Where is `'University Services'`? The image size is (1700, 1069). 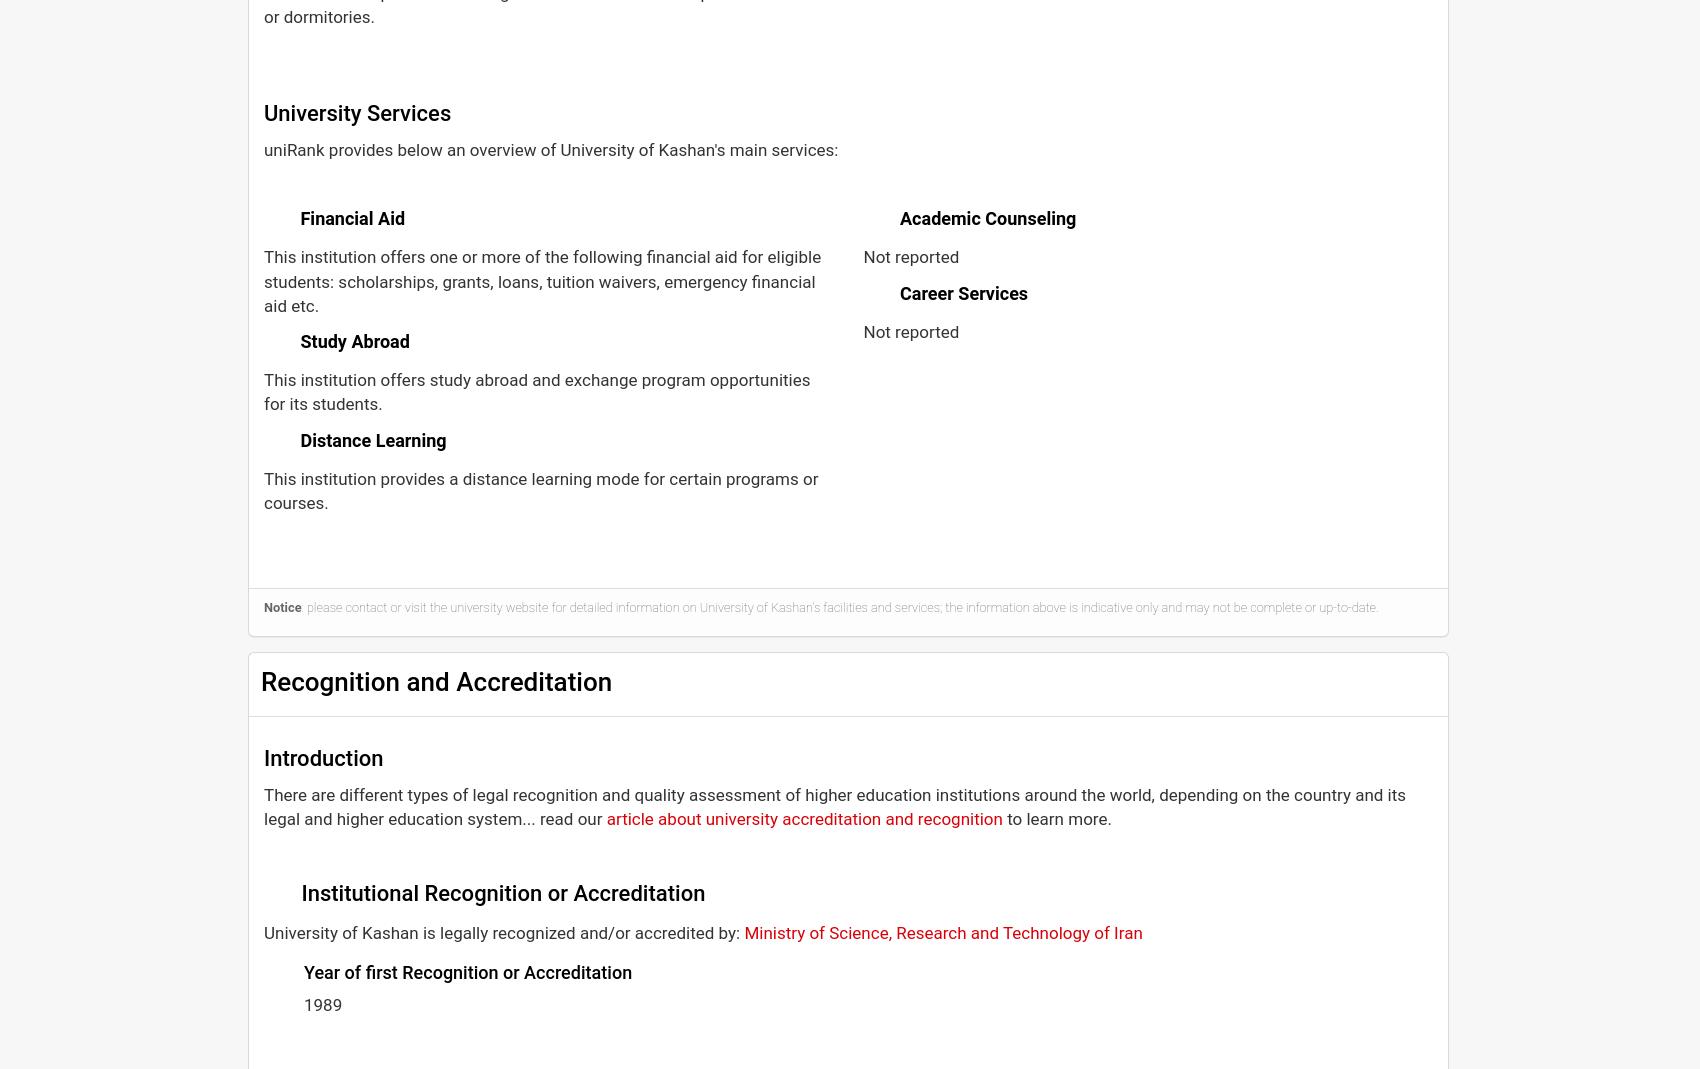
'University Services' is located at coordinates (356, 113).